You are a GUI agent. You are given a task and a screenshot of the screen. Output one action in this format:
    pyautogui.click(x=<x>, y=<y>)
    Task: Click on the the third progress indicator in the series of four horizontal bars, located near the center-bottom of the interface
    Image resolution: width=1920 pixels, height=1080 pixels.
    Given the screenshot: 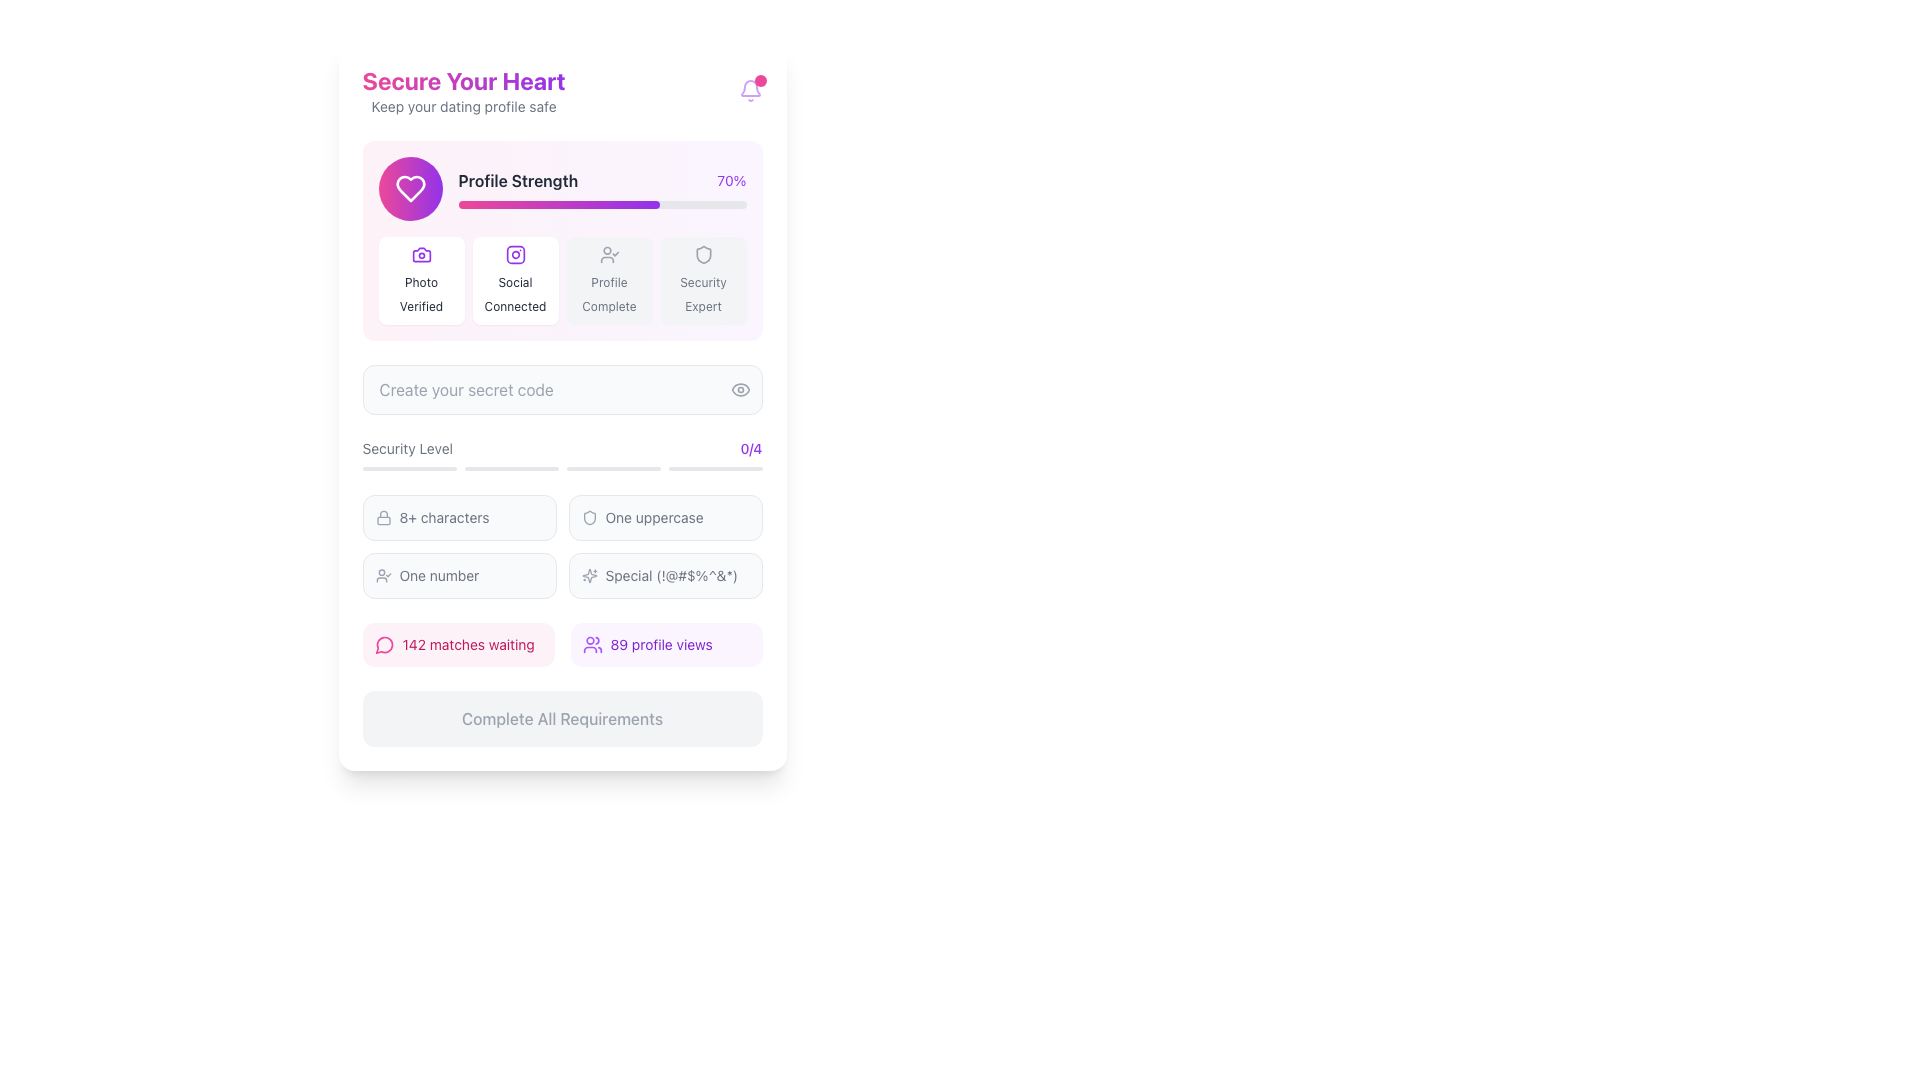 What is the action you would take?
    pyautogui.click(x=612, y=469)
    